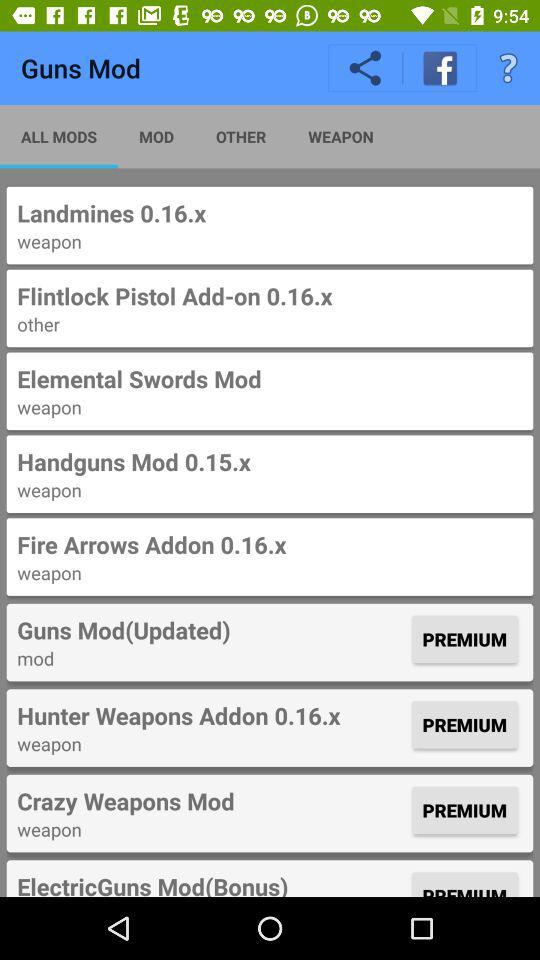 This screenshot has width=540, height=960. What do you see at coordinates (270, 295) in the screenshot?
I see `item below weapon icon` at bounding box center [270, 295].